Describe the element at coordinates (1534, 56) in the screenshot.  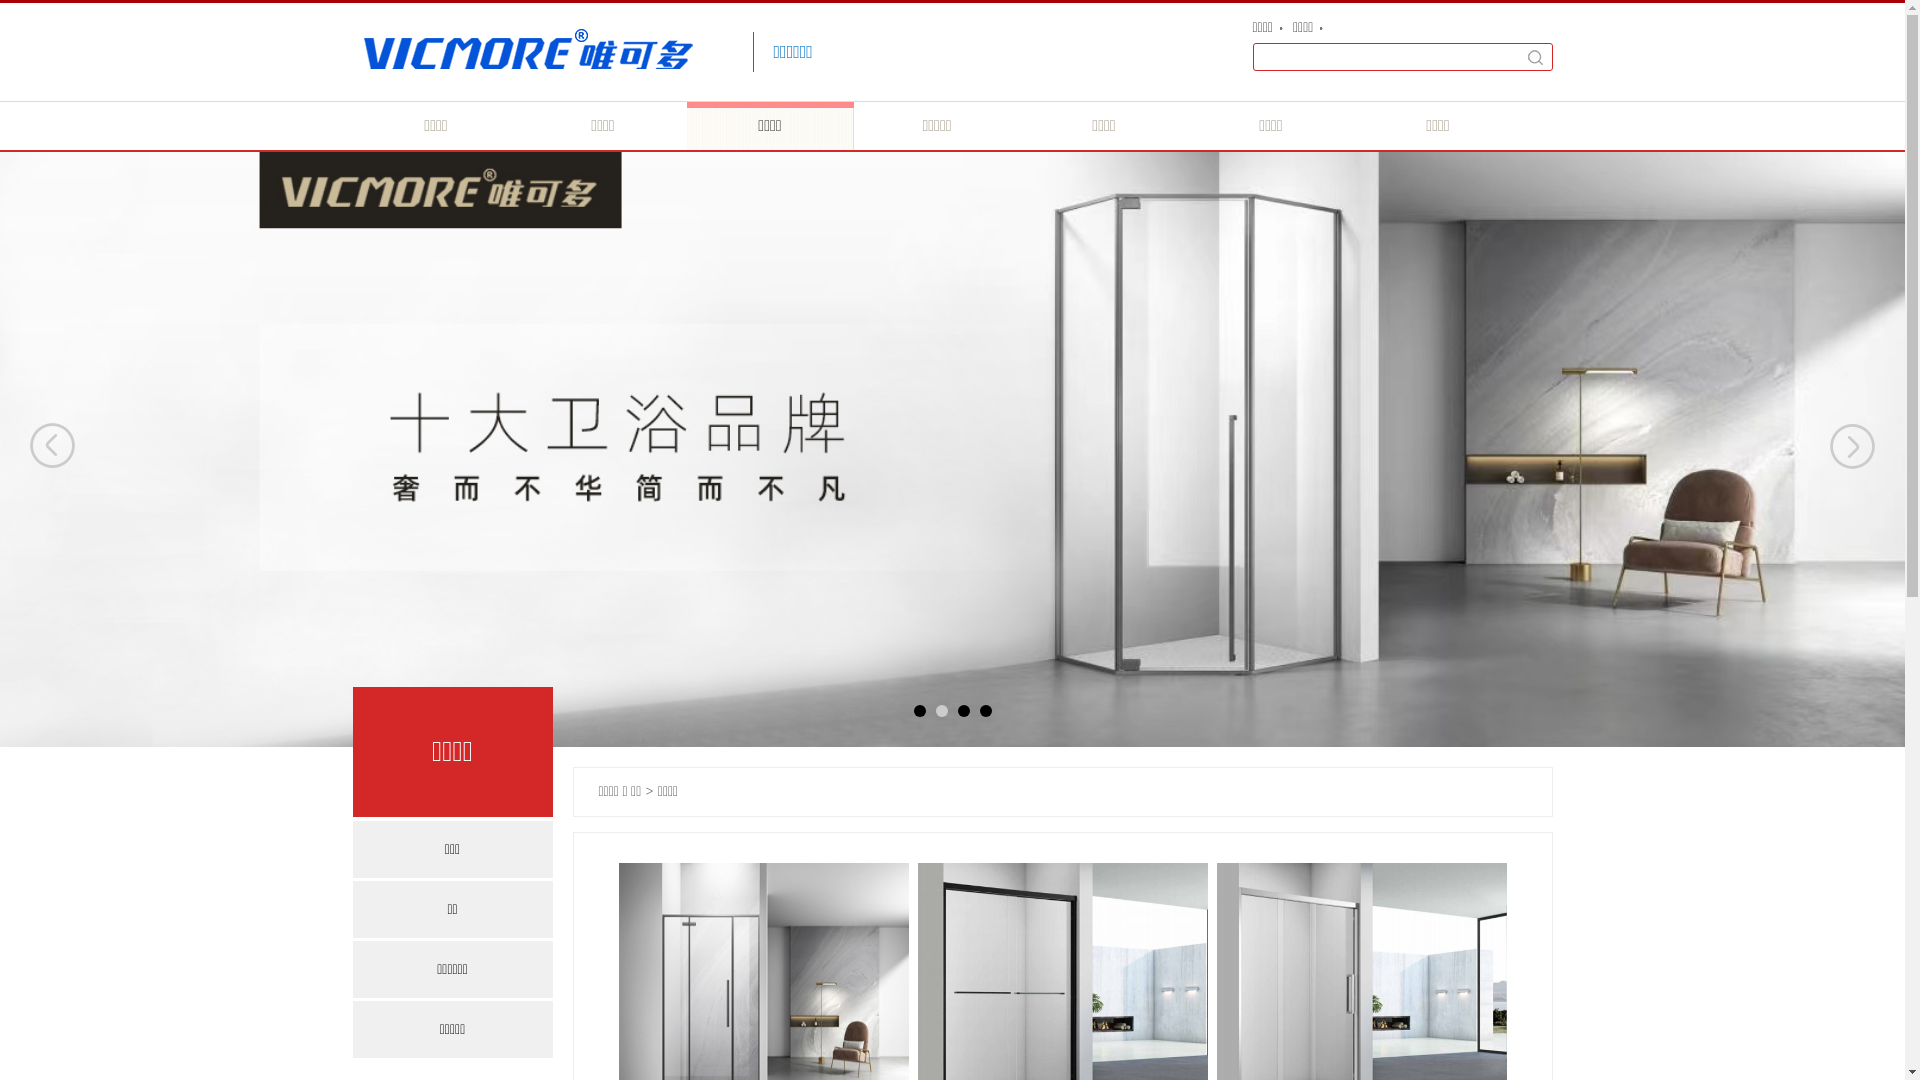
I see `' '` at that location.